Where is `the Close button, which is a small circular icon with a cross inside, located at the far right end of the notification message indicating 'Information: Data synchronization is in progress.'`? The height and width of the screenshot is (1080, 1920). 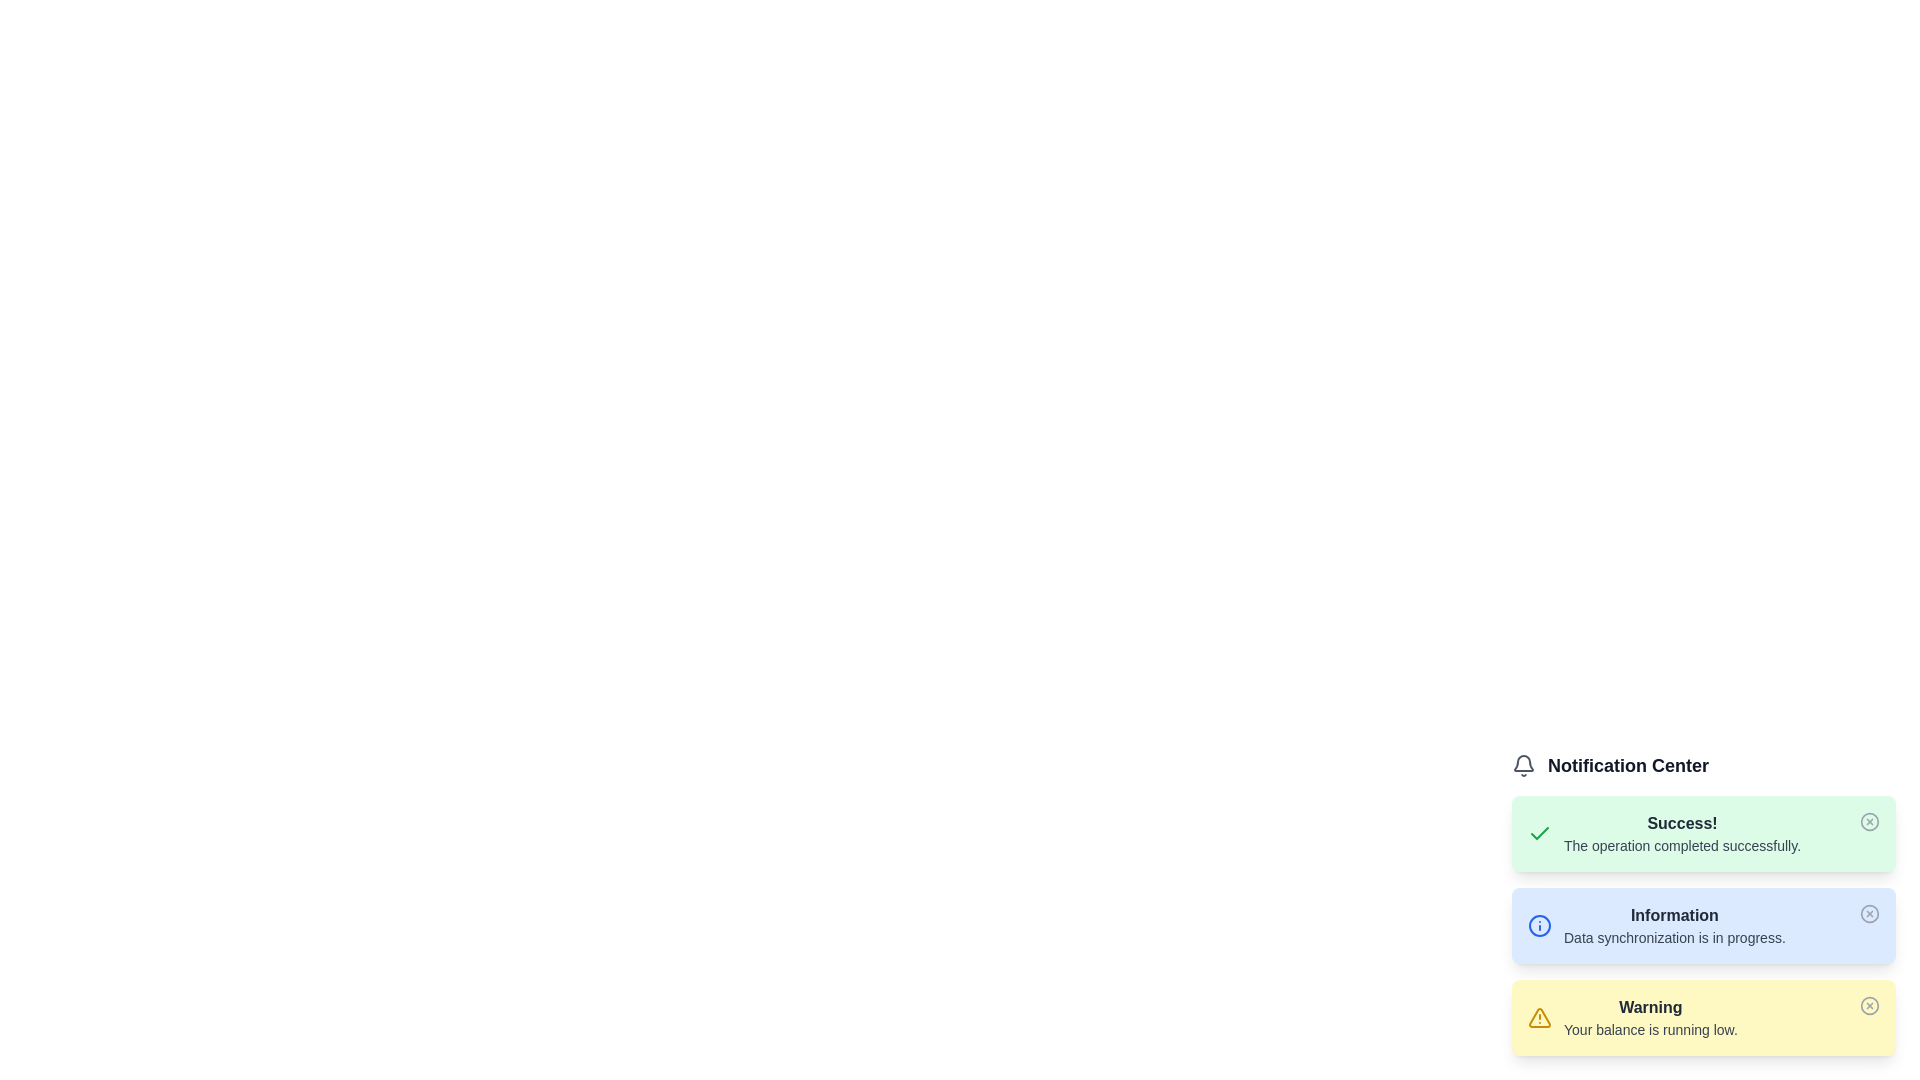 the Close button, which is a small circular icon with a cross inside, located at the far right end of the notification message indicating 'Information: Data synchronization is in progress.' is located at coordinates (1869, 914).